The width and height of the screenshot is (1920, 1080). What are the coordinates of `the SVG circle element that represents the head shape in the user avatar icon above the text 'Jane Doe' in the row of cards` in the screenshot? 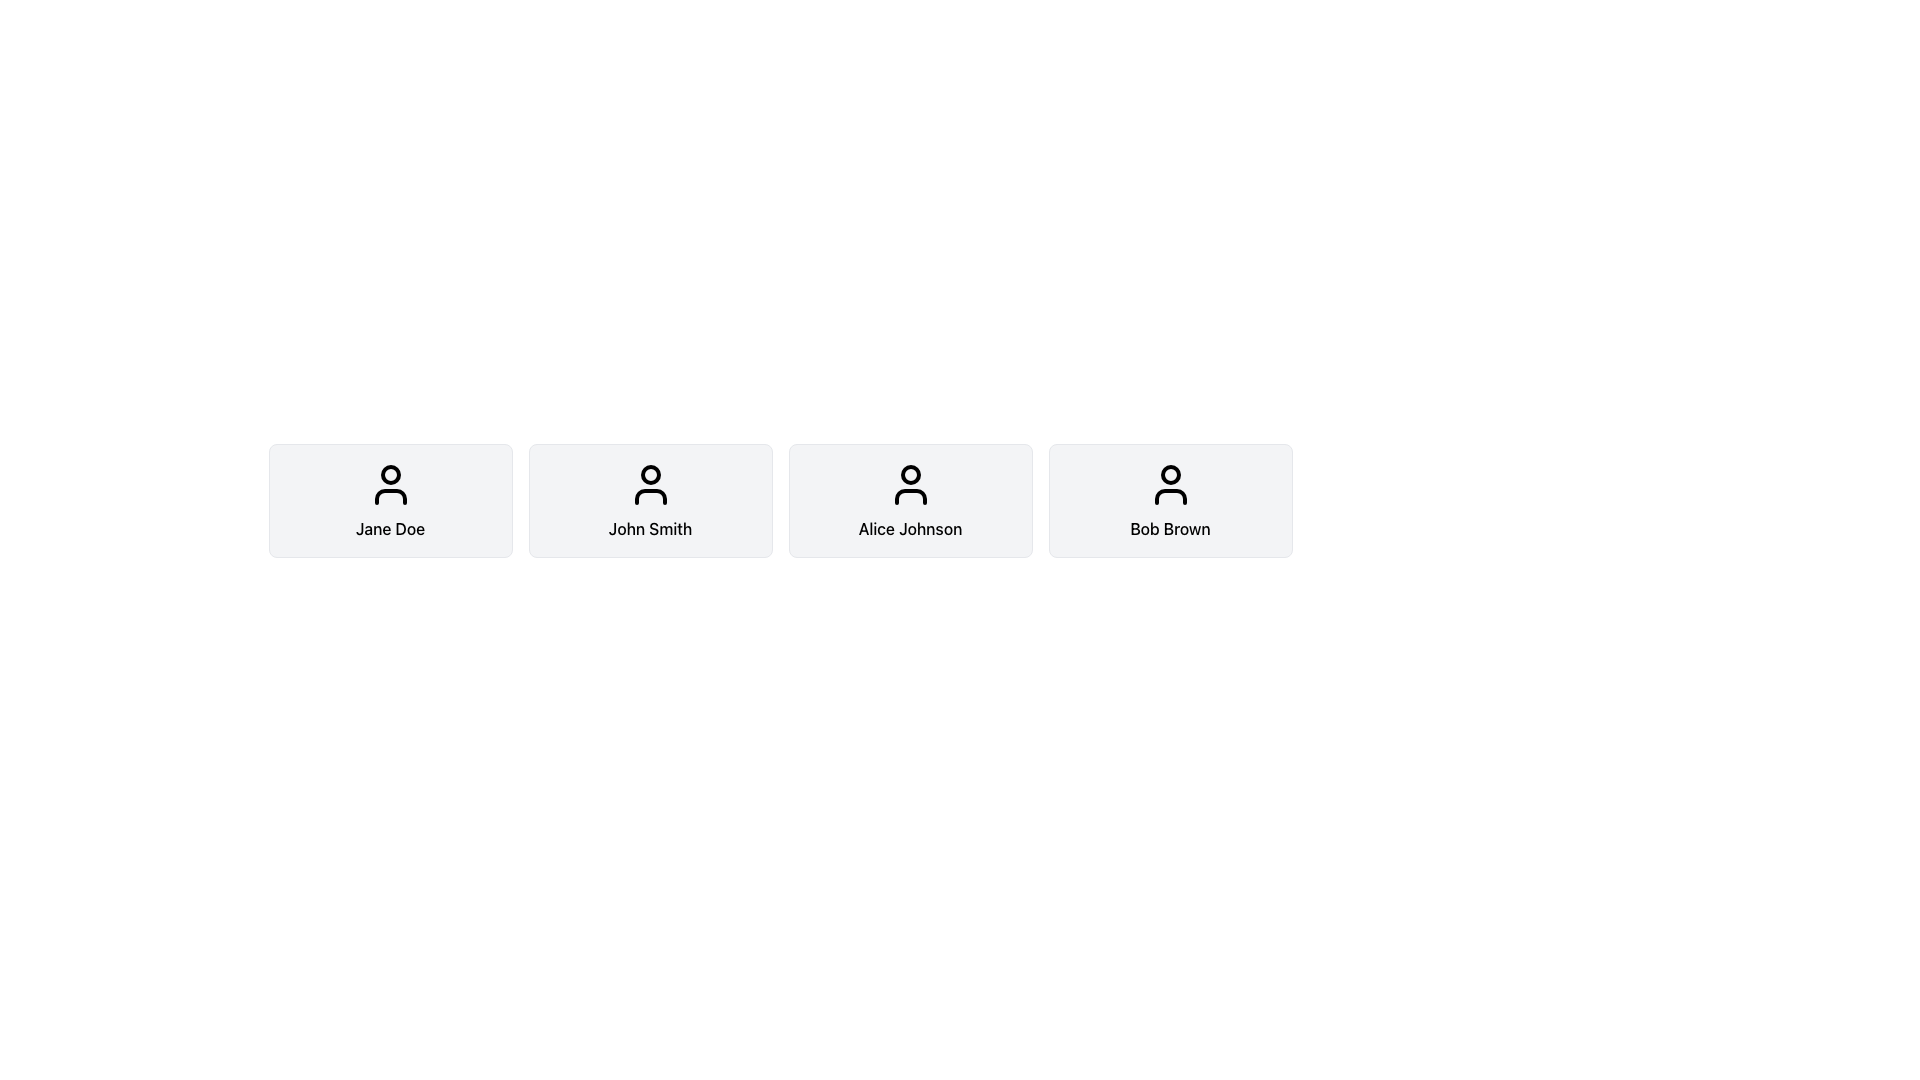 It's located at (390, 474).